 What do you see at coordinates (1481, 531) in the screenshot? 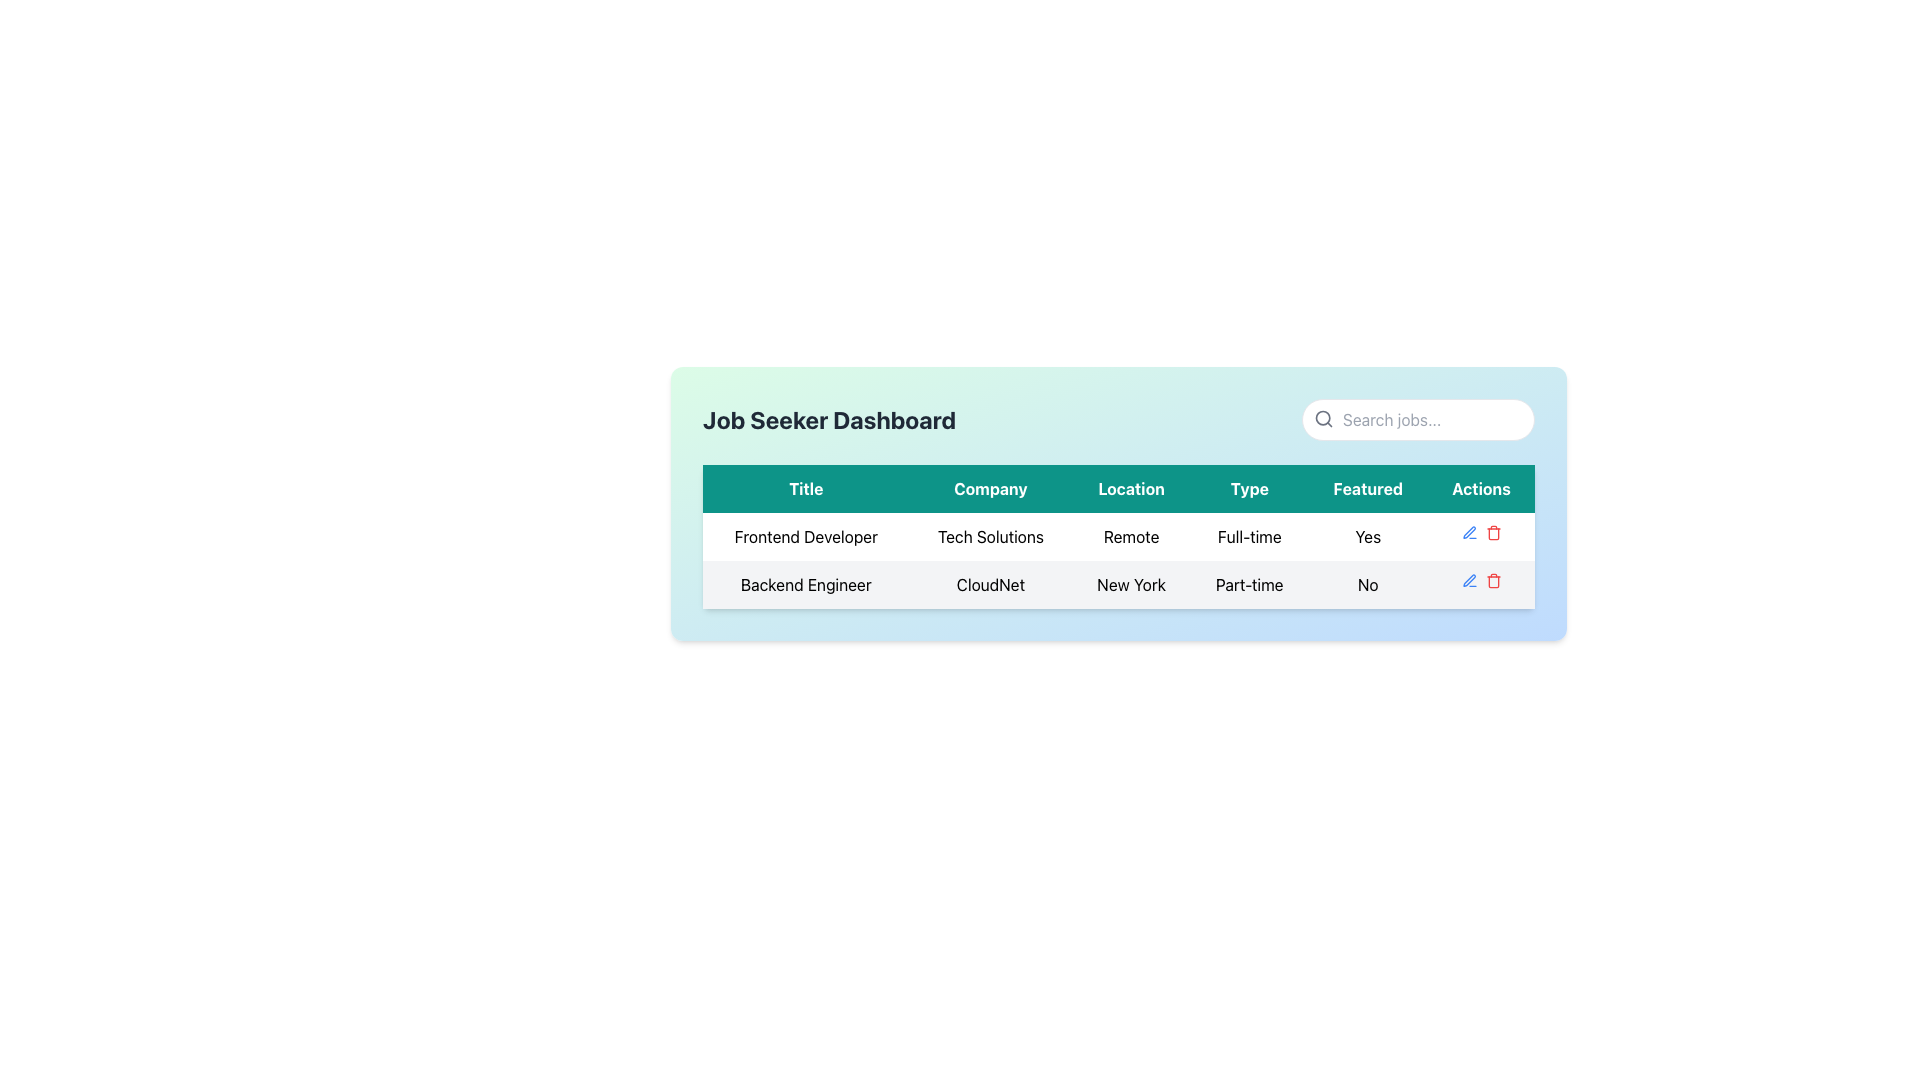
I see `the pen icon in the Actions column of the Frontend Developer job listing for Tech Solutions` at bounding box center [1481, 531].